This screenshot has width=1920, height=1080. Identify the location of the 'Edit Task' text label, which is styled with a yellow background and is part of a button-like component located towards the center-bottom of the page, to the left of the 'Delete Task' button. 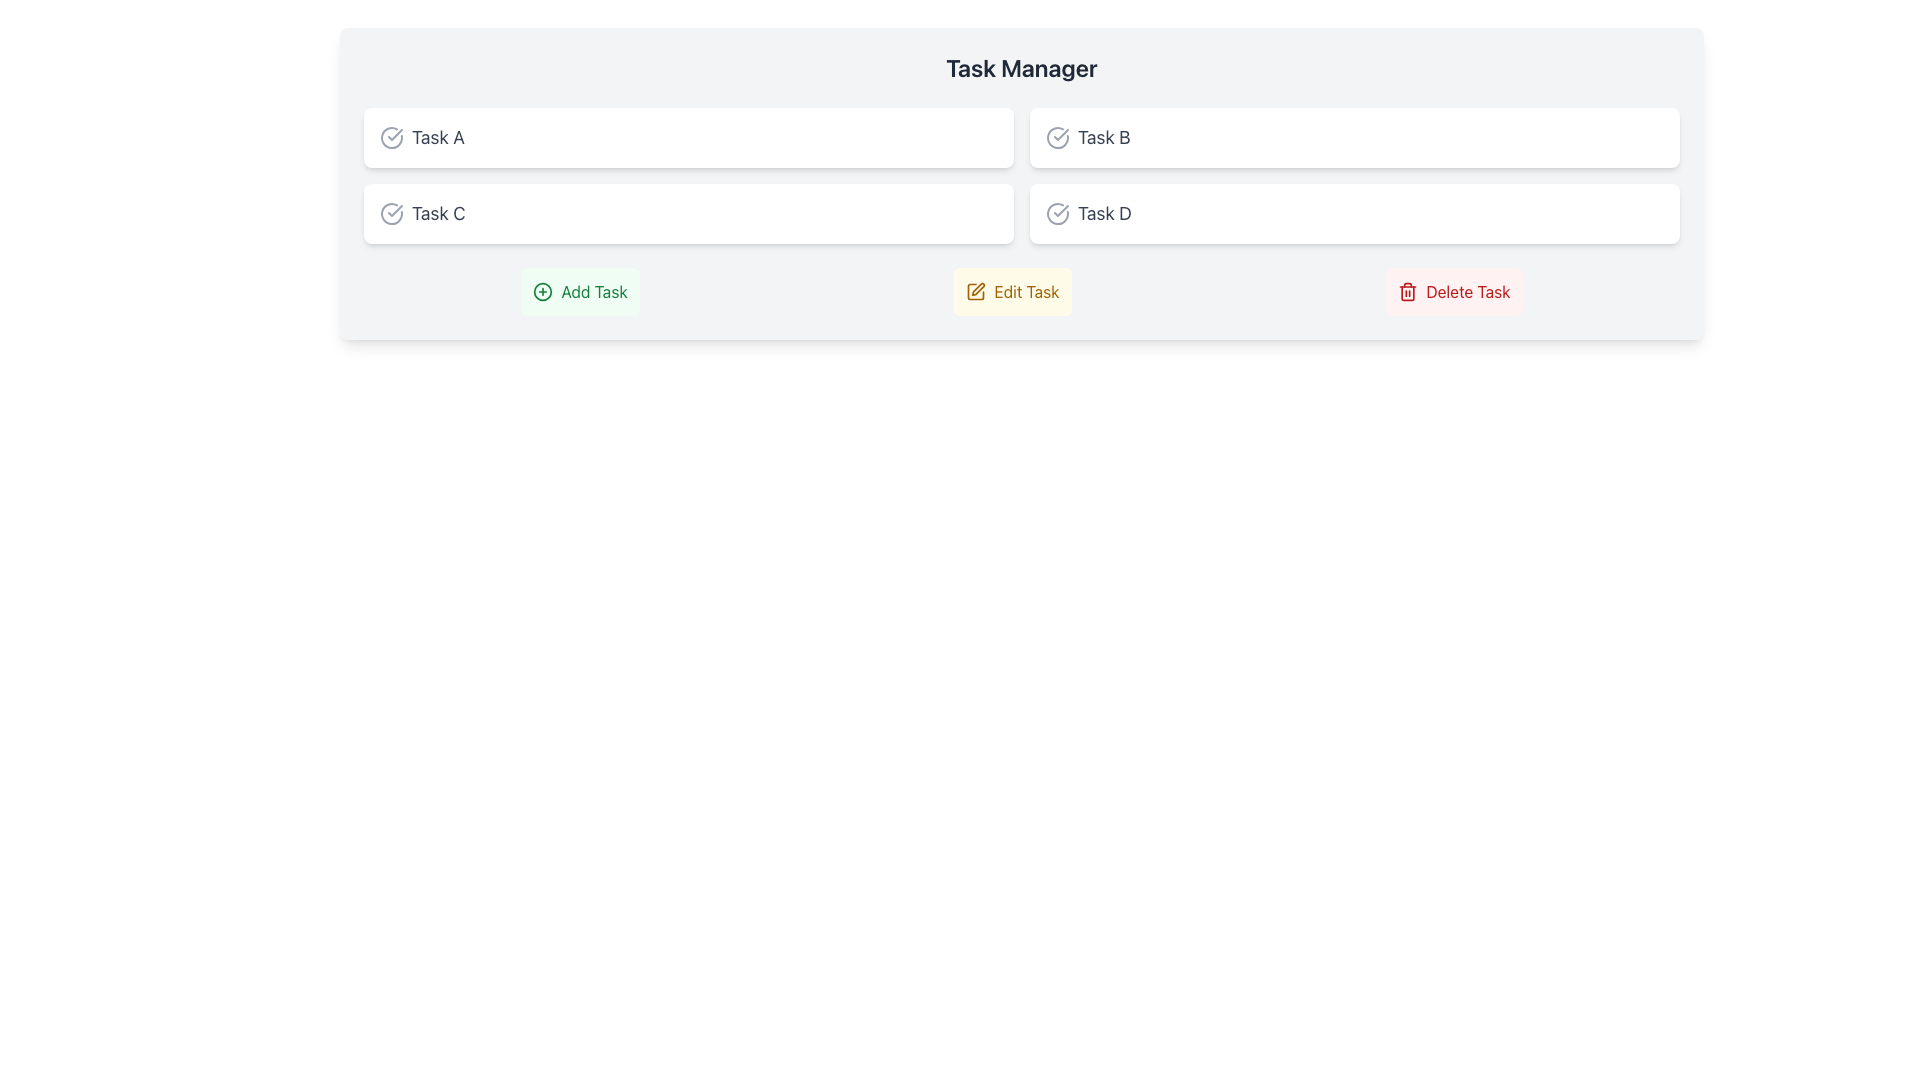
(1027, 292).